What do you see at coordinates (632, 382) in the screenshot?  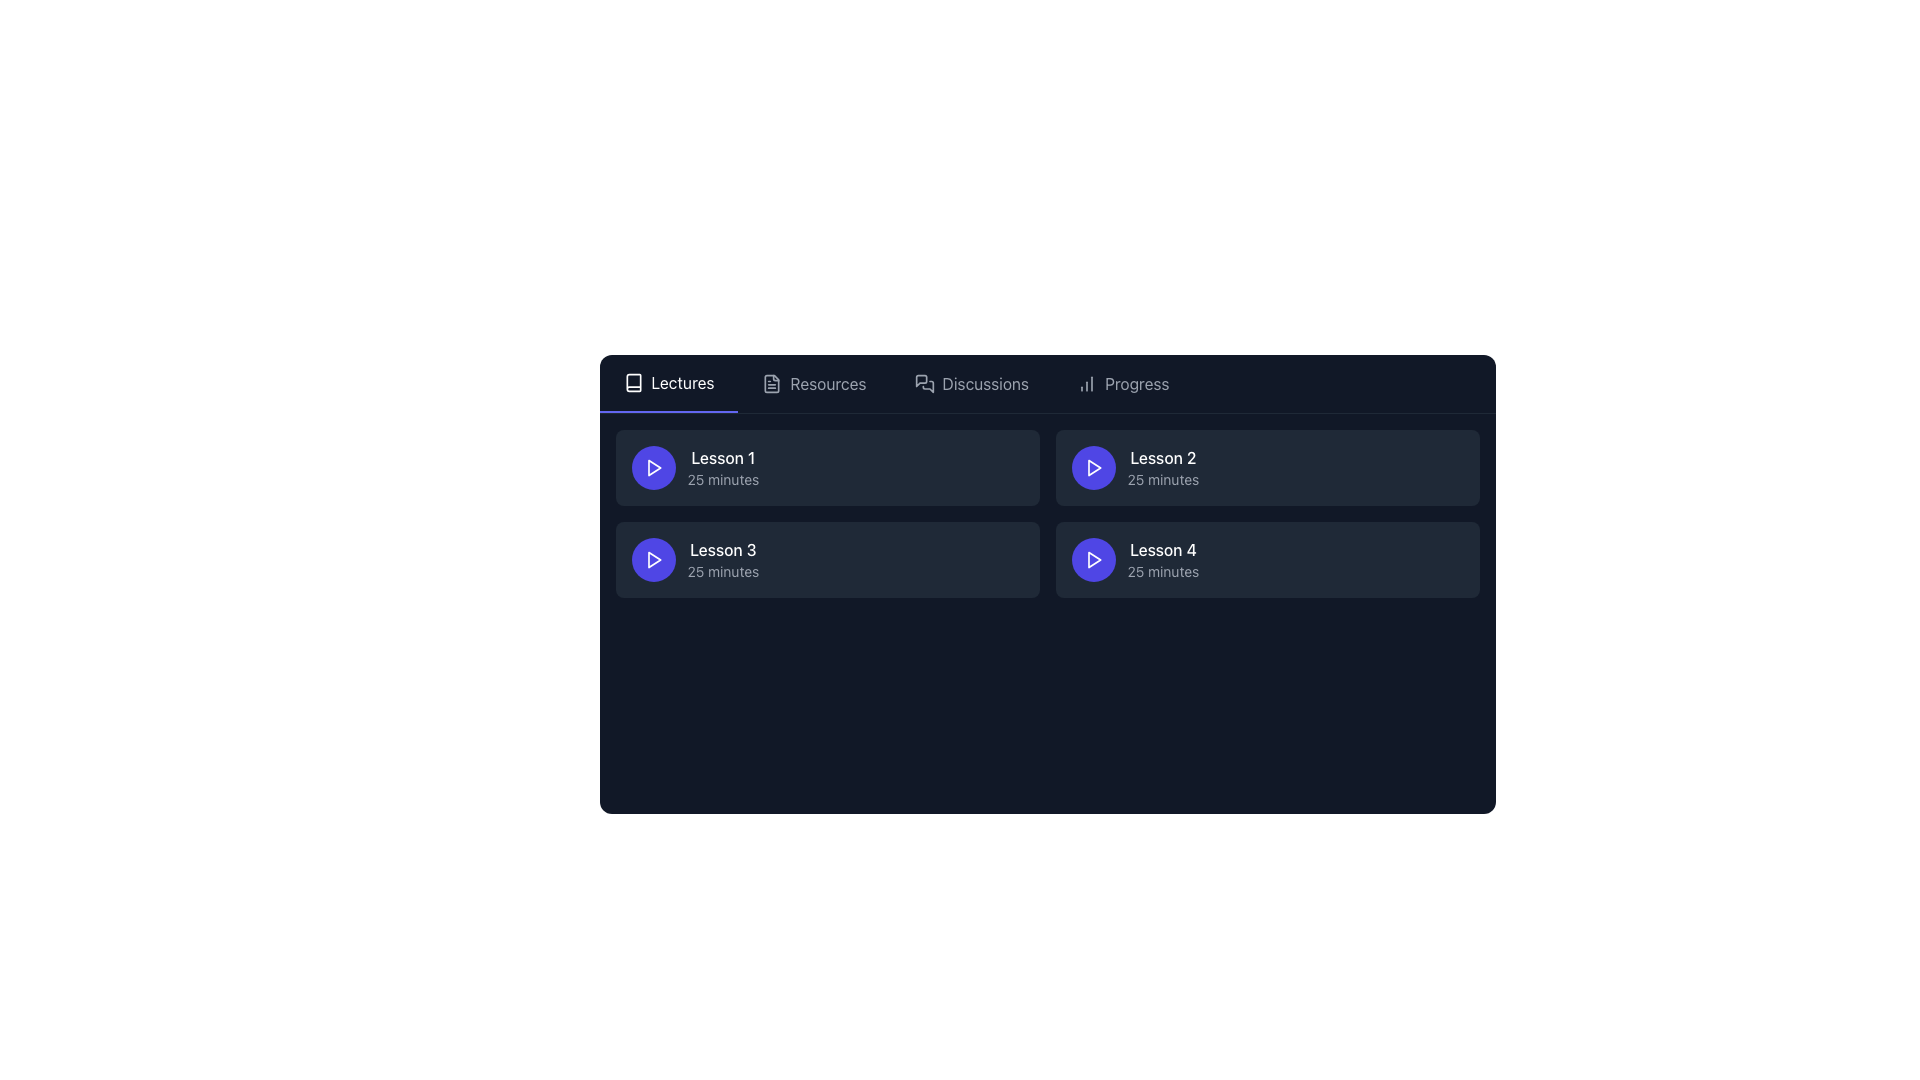 I see `the graphic icon representing books, reading, or lectures, located in the top-left corner of the interface adjacent to the 'Lectures' label` at bounding box center [632, 382].